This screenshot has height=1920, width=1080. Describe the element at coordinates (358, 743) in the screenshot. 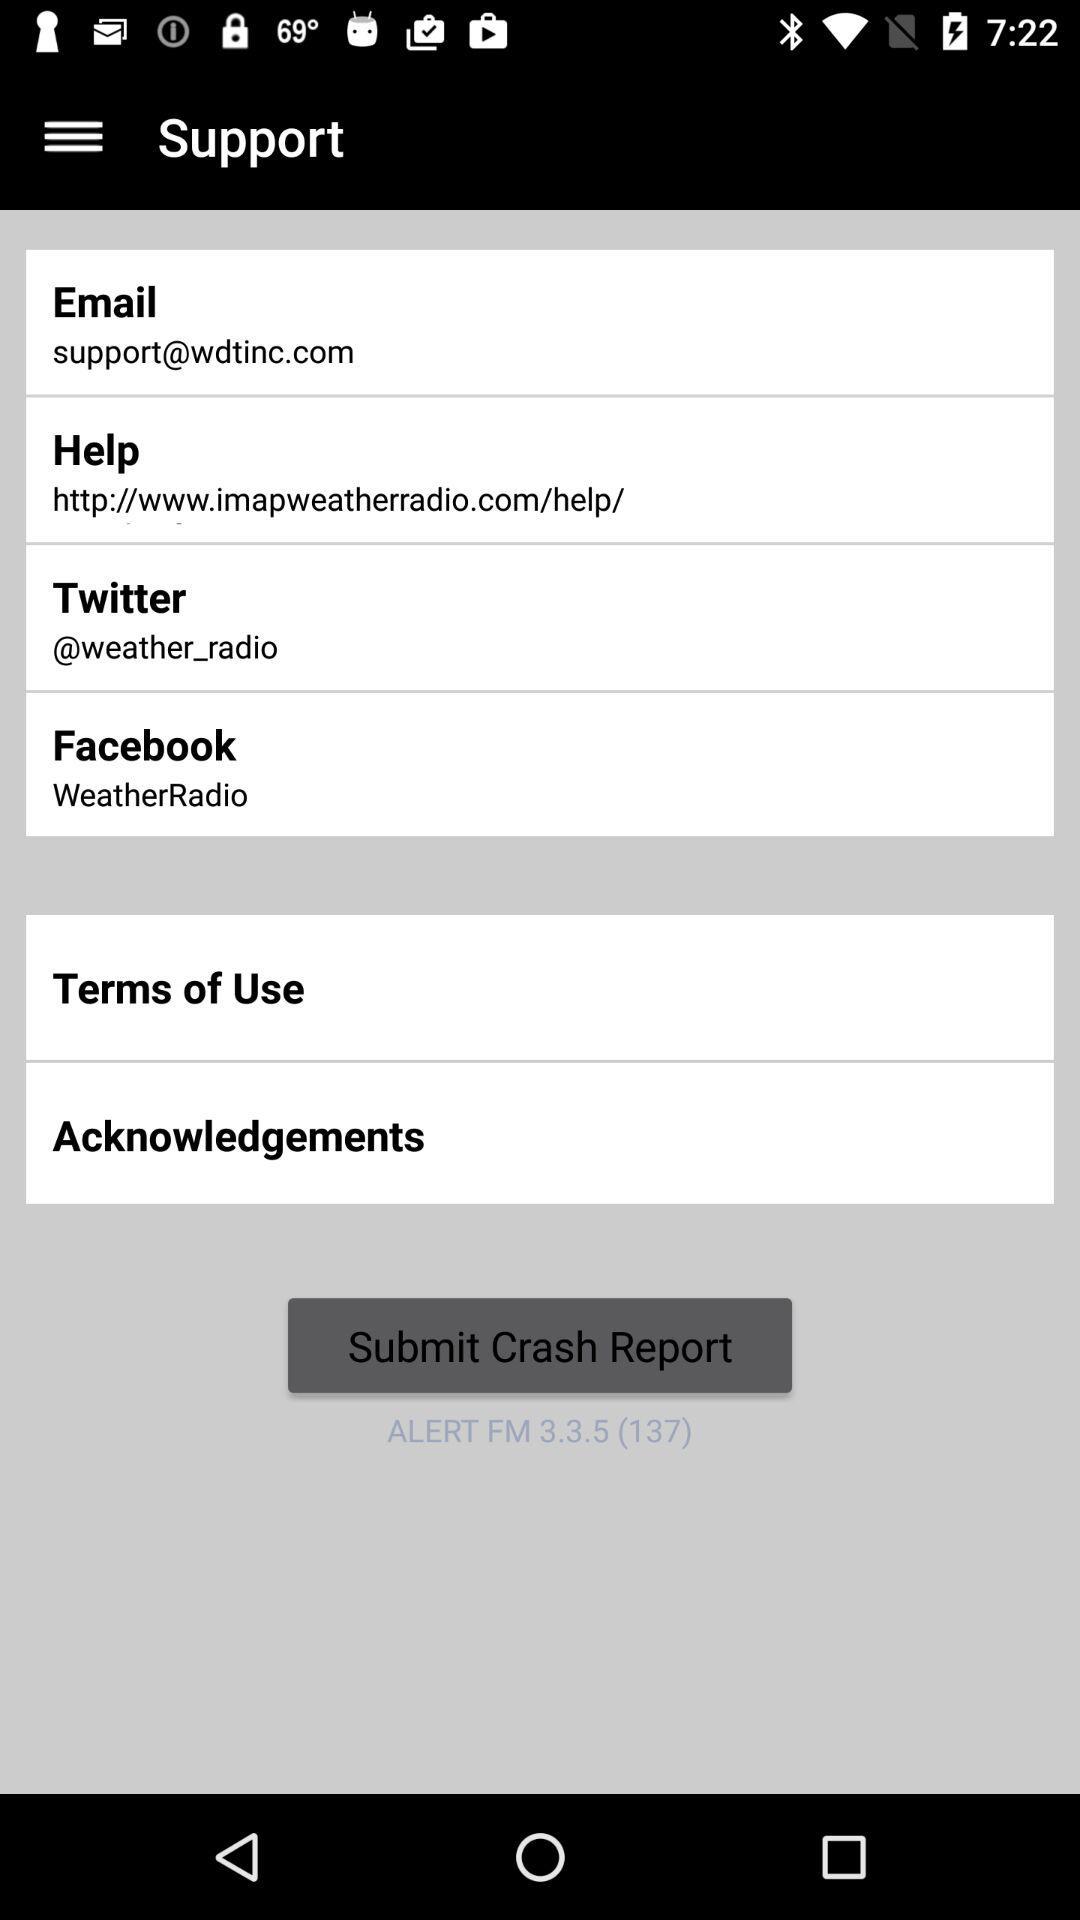

I see `item below the @weather_radio` at that location.